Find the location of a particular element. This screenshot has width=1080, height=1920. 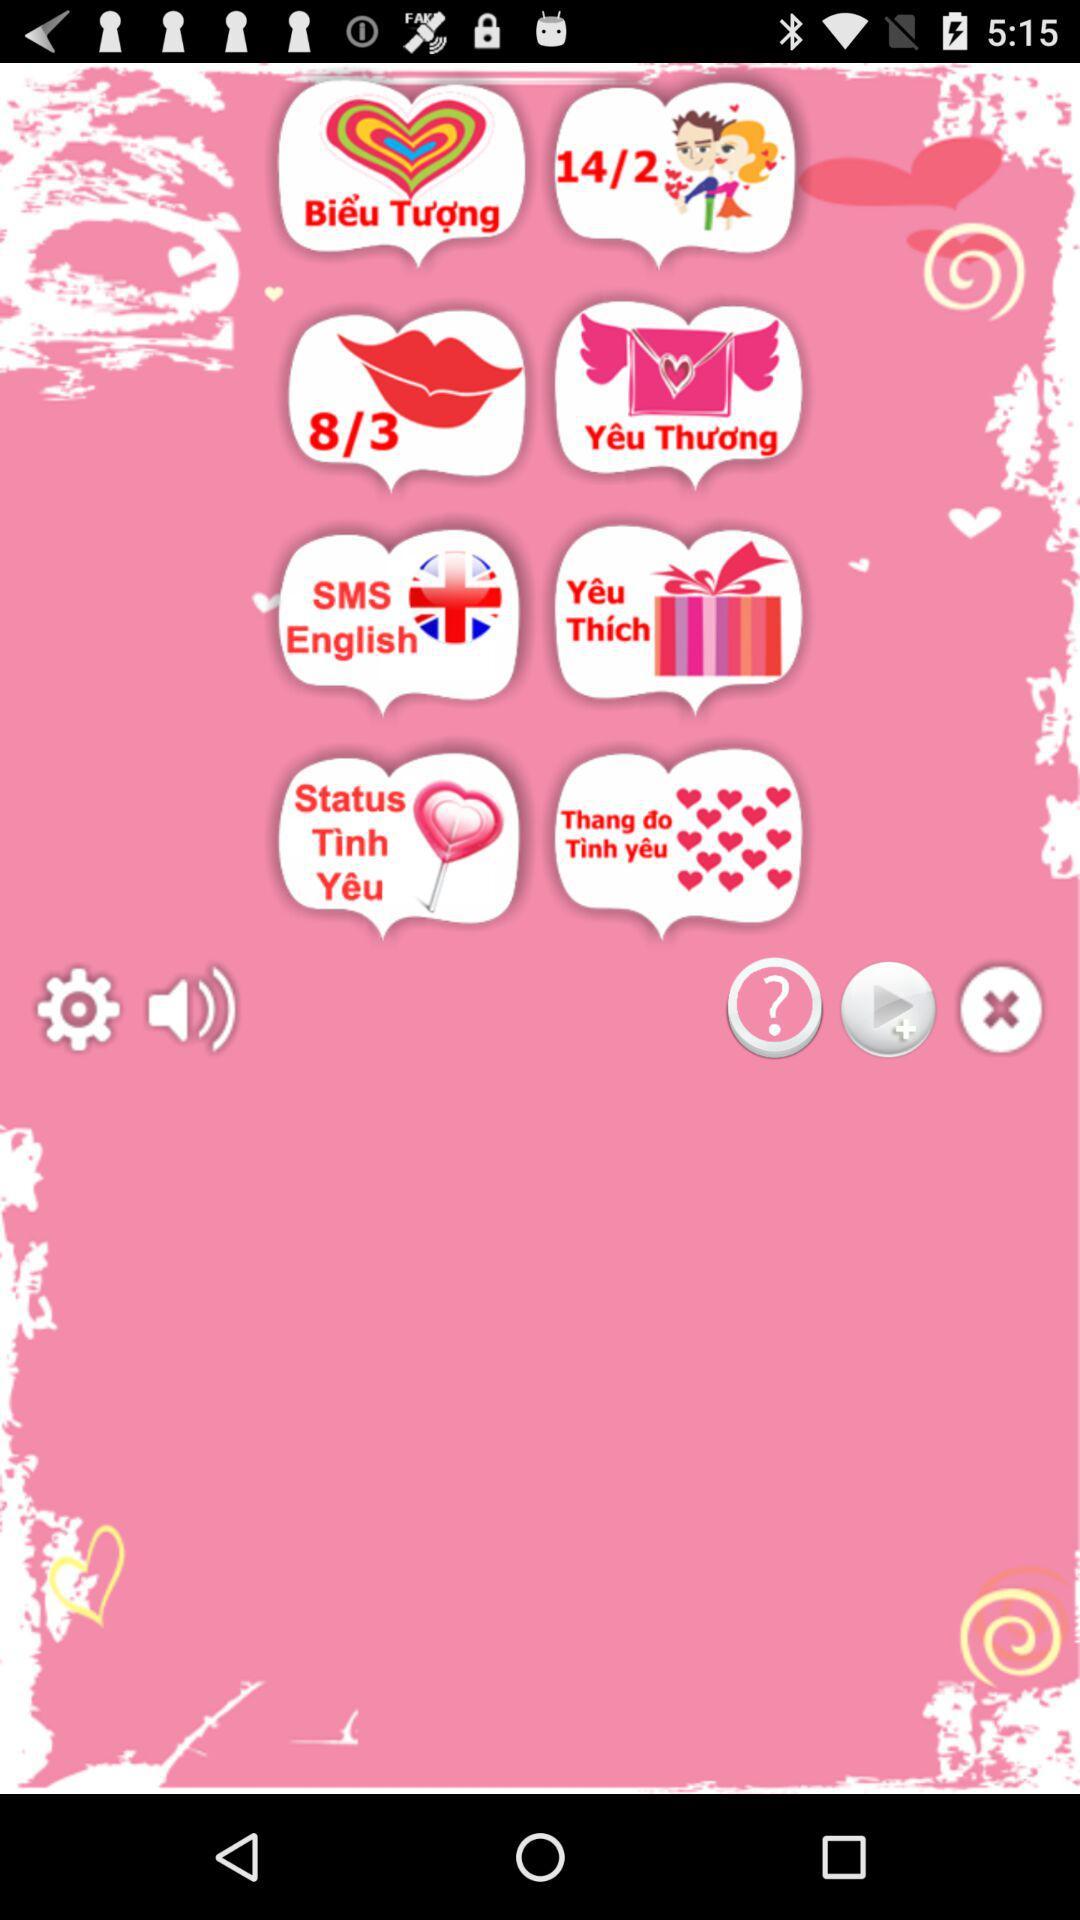

it is a play key is located at coordinates (886, 1009).